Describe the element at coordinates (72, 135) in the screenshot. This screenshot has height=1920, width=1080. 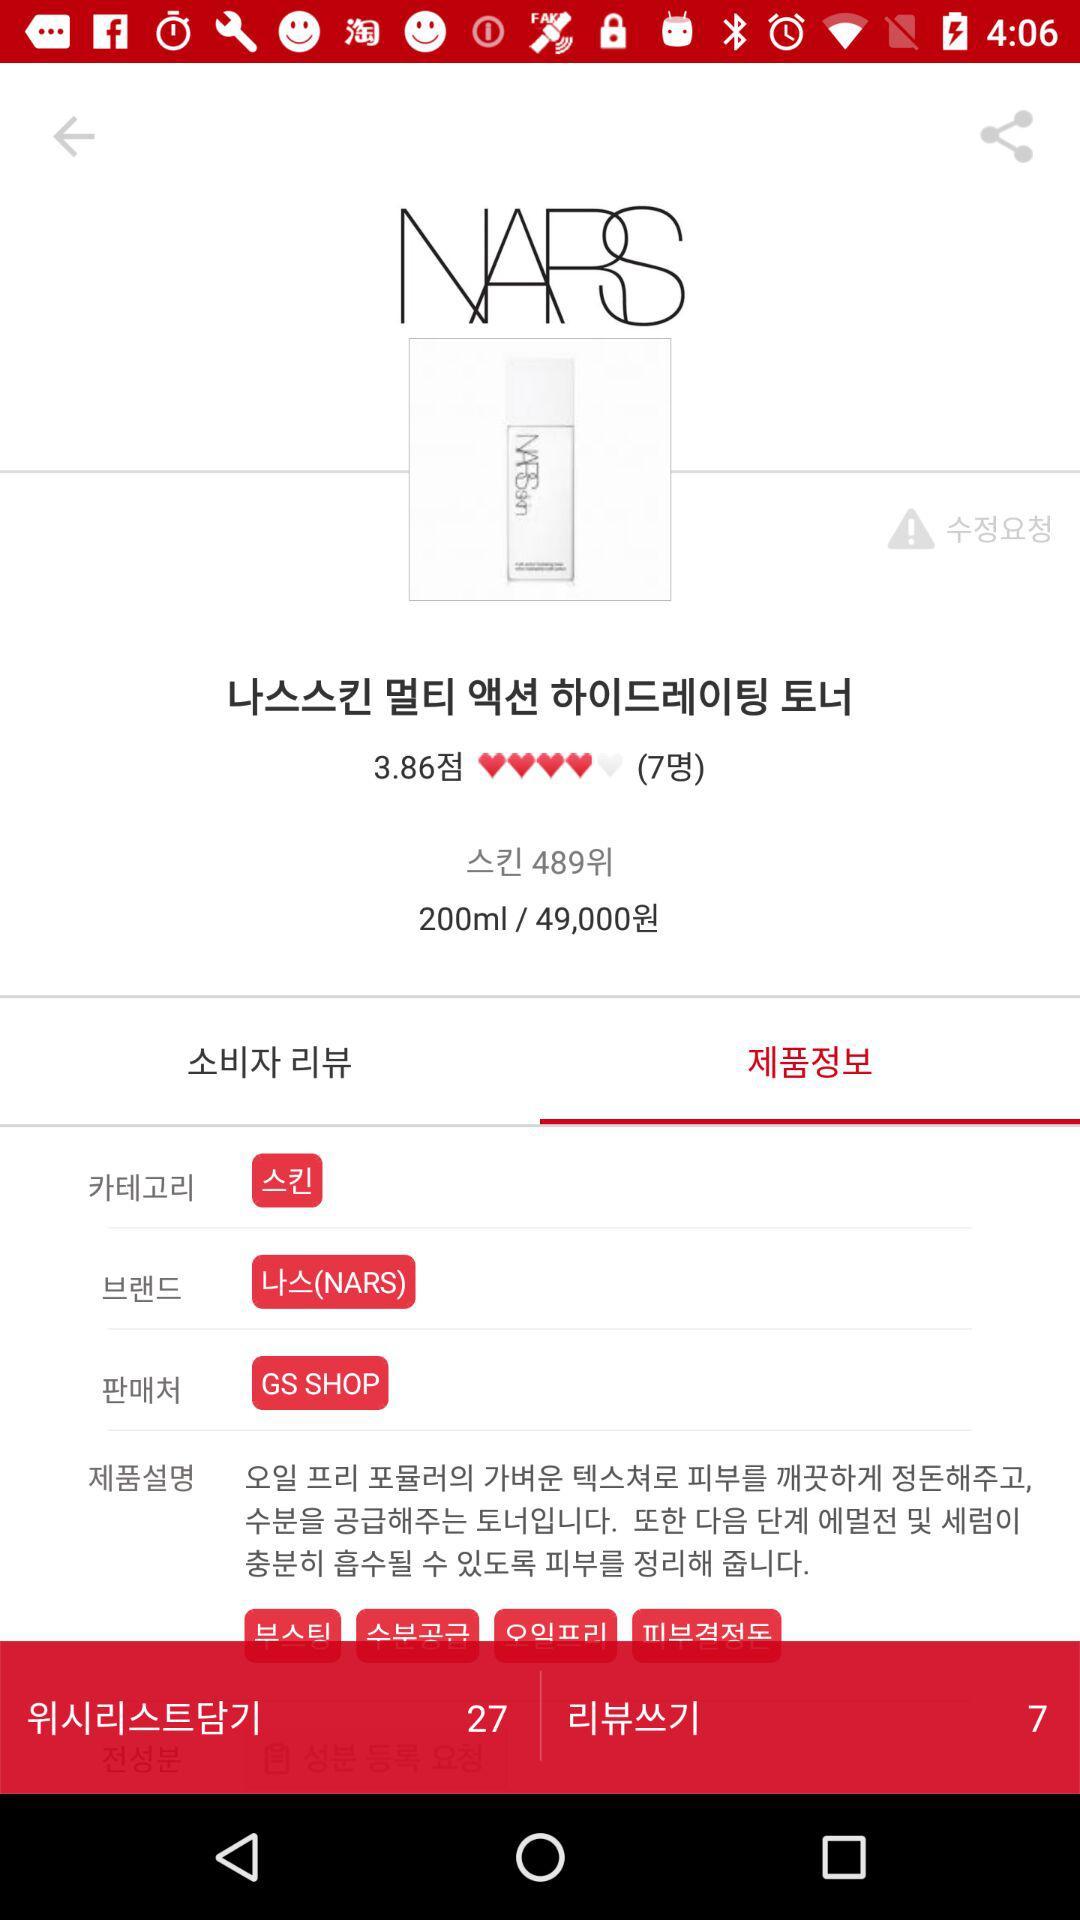
I see `the arrow_backward icon` at that location.